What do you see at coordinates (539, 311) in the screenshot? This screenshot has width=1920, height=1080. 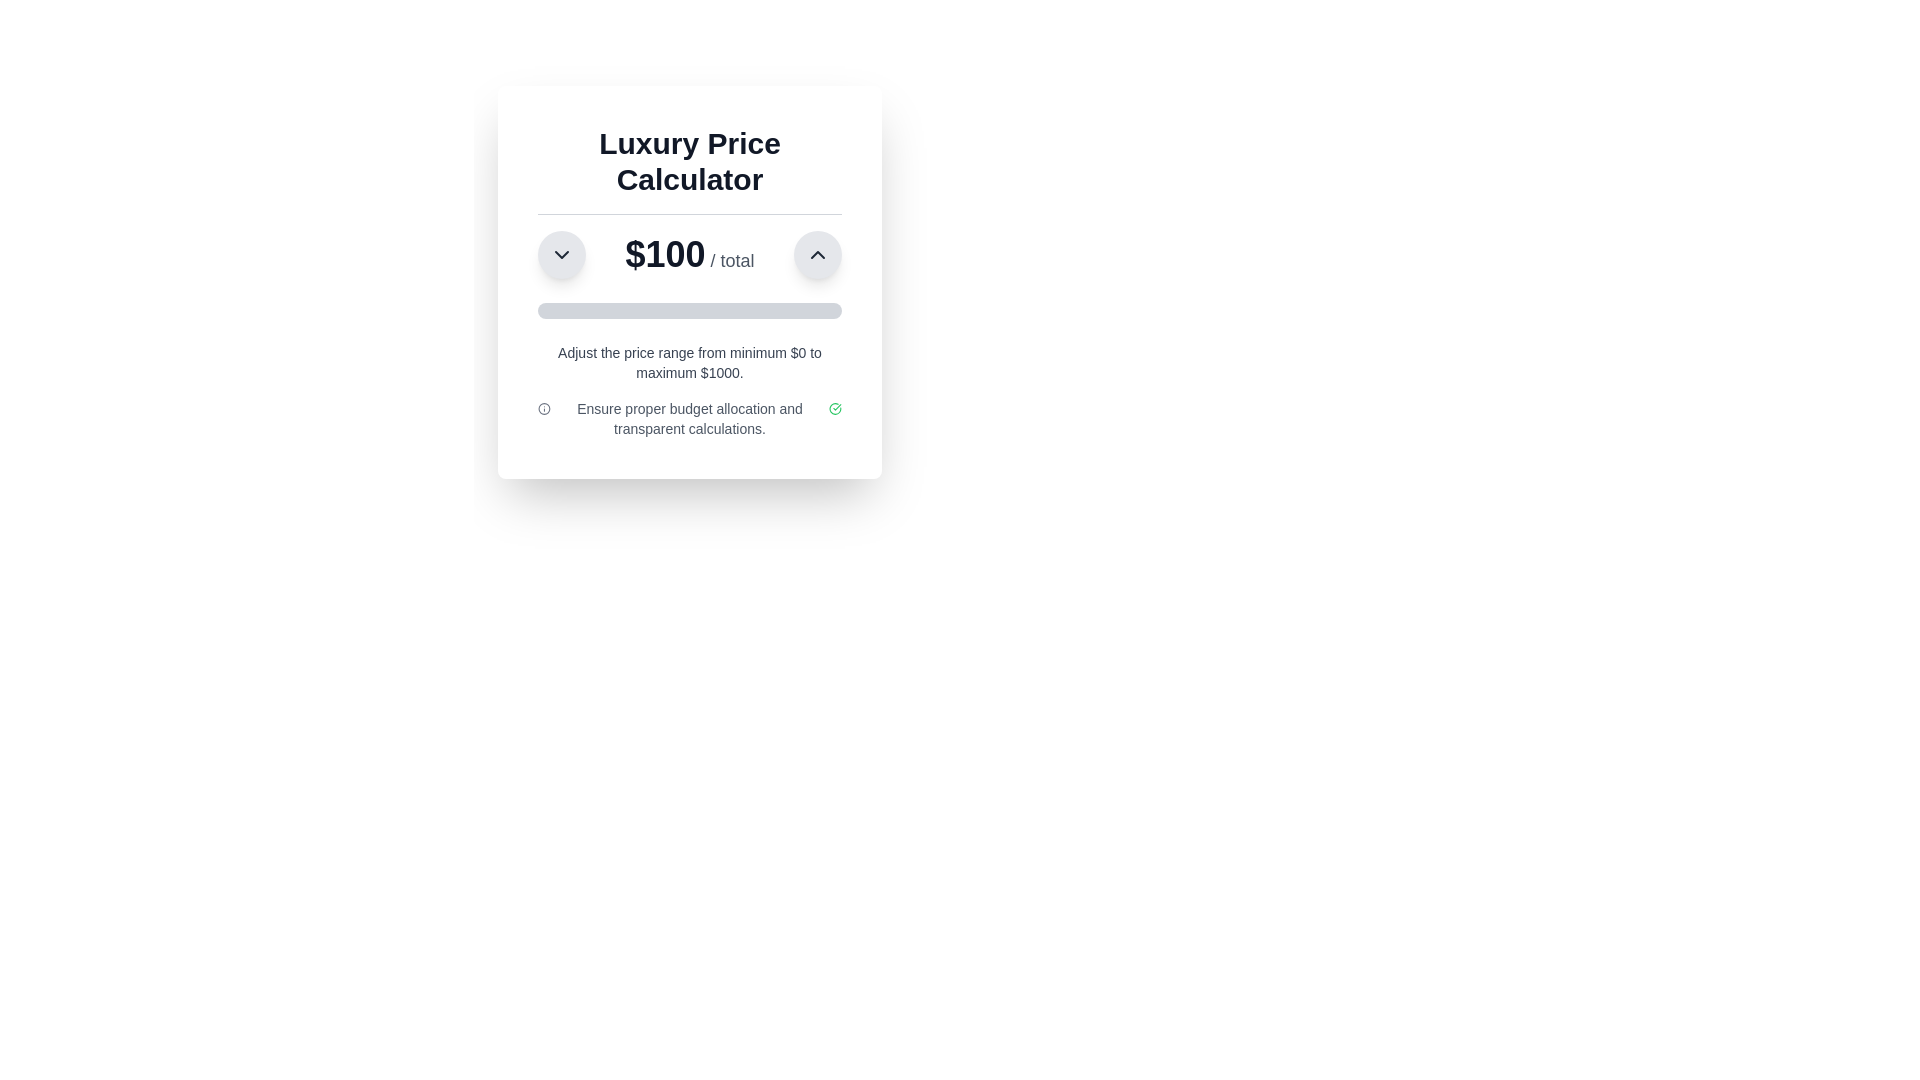 I see `the slider's value` at bounding box center [539, 311].